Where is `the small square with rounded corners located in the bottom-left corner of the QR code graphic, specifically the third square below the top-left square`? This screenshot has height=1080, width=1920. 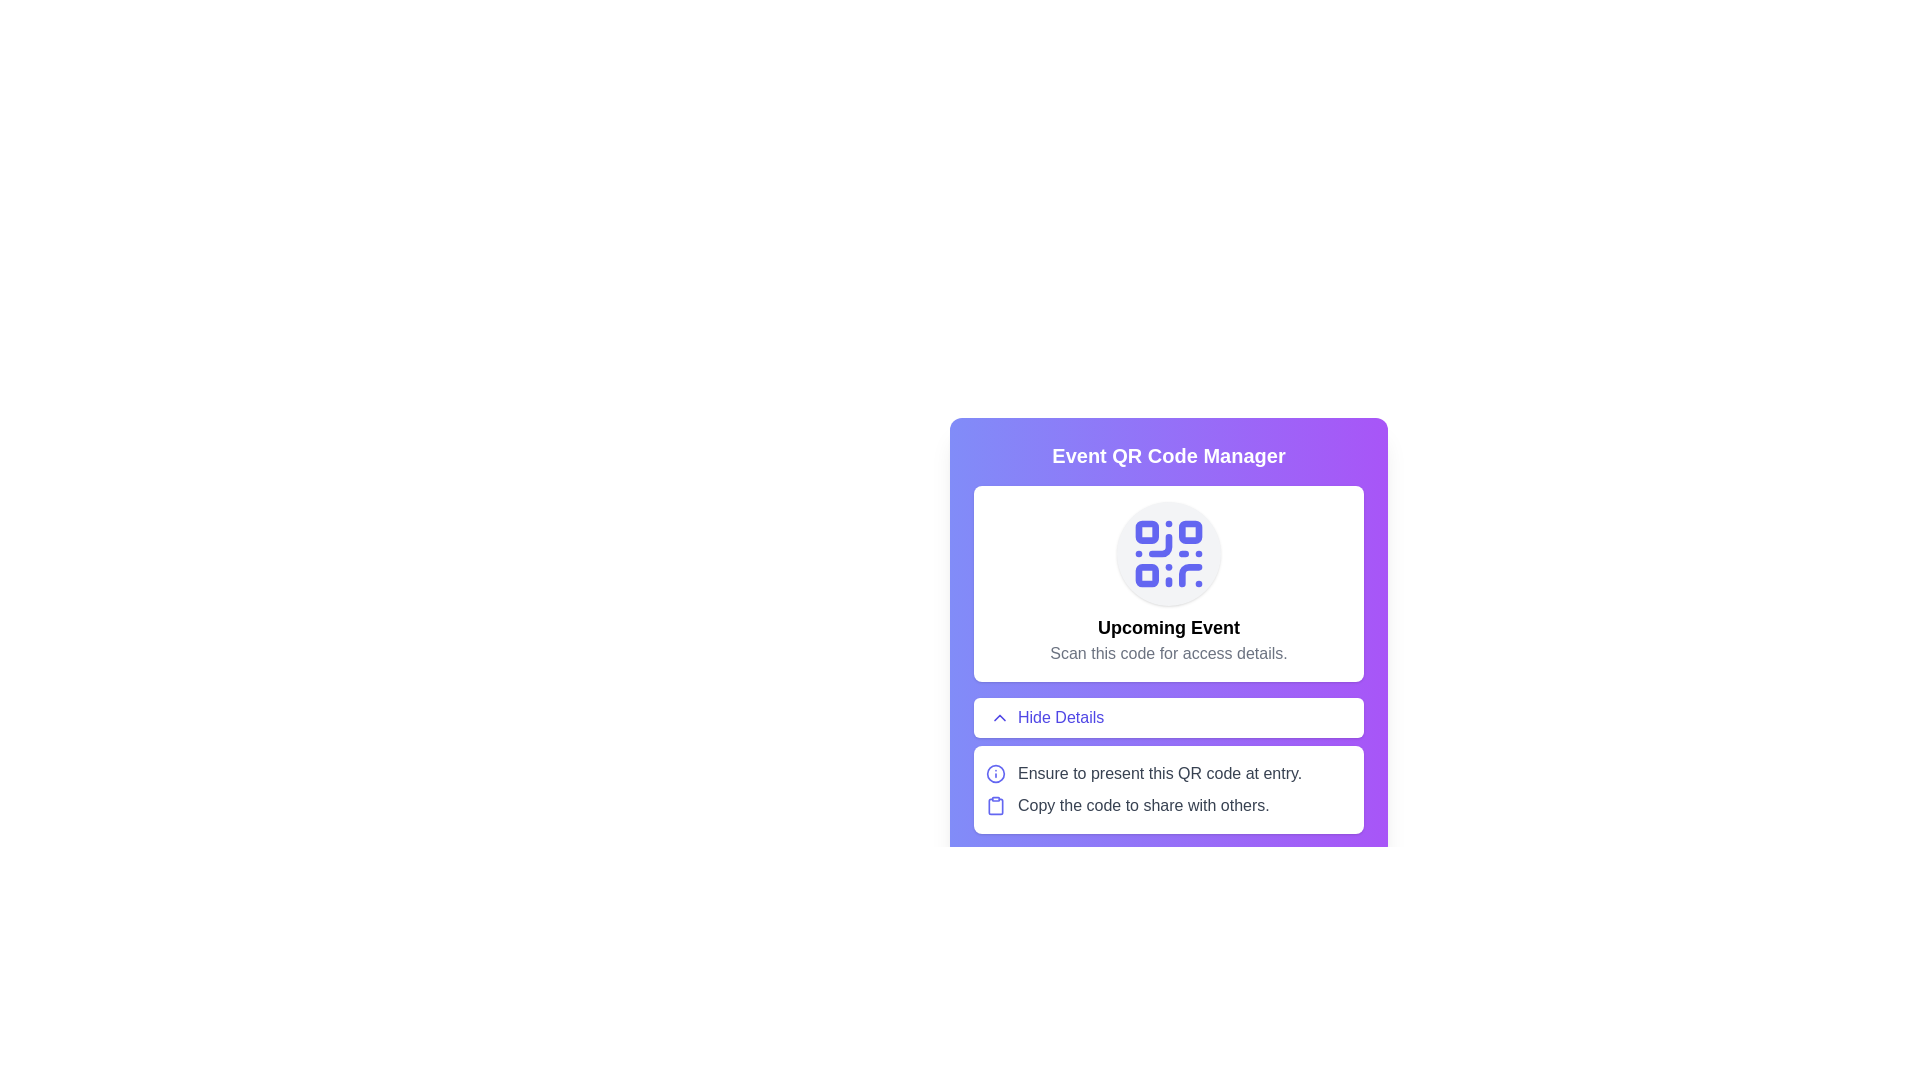
the small square with rounded corners located in the bottom-left corner of the QR code graphic, specifically the third square below the top-left square is located at coordinates (1147, 575).